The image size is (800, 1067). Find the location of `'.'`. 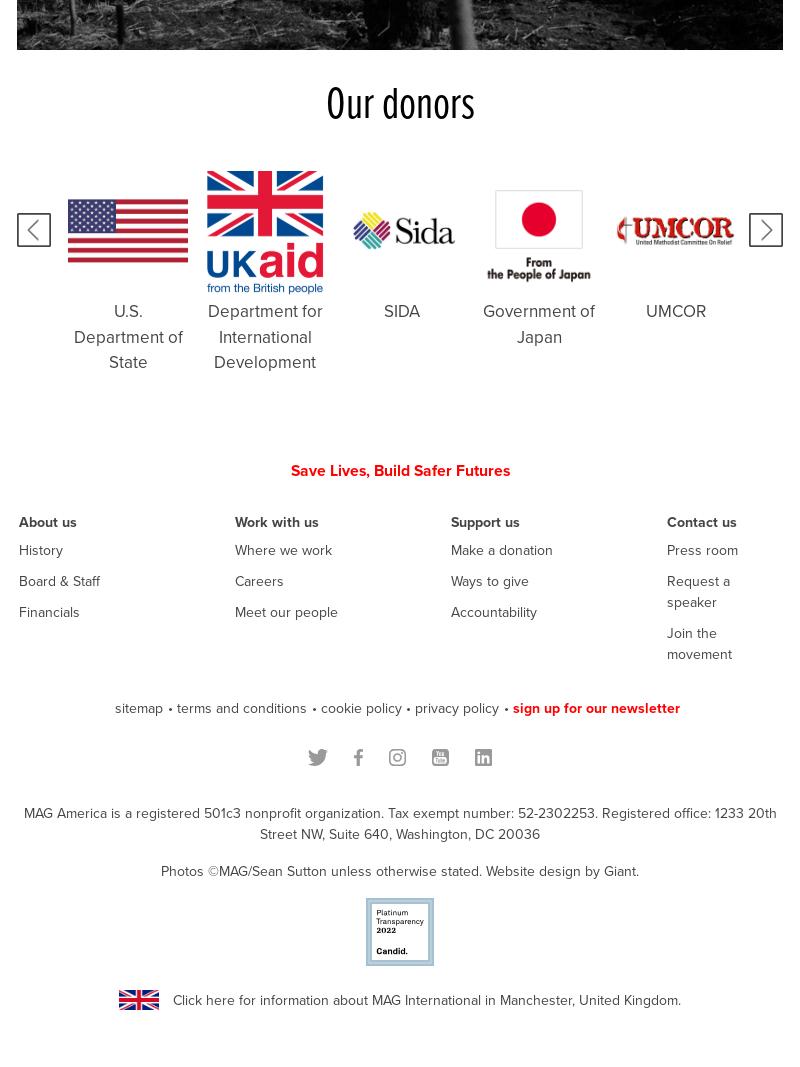

'.' is located at coordinates (636, 869).